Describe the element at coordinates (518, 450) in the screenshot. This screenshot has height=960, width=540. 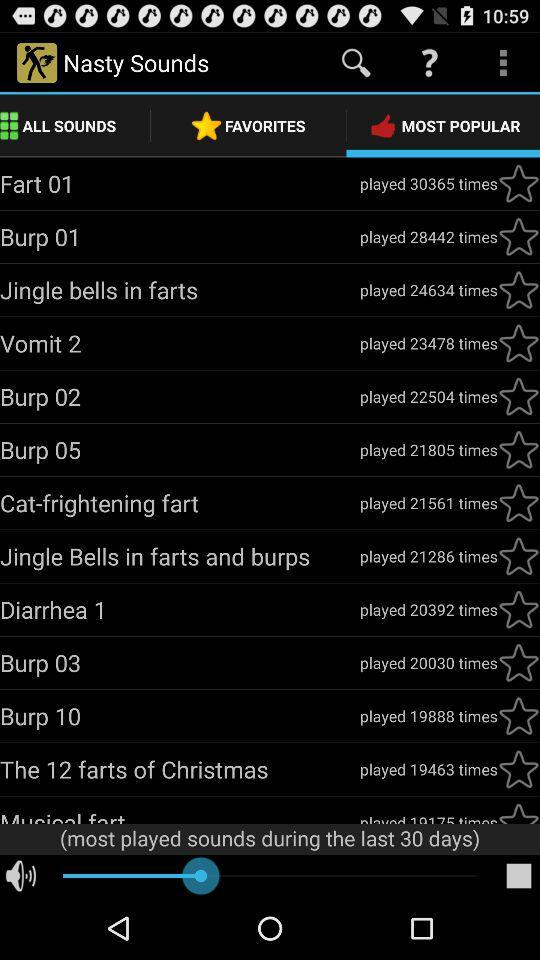
I see `click your favorites` at that location.